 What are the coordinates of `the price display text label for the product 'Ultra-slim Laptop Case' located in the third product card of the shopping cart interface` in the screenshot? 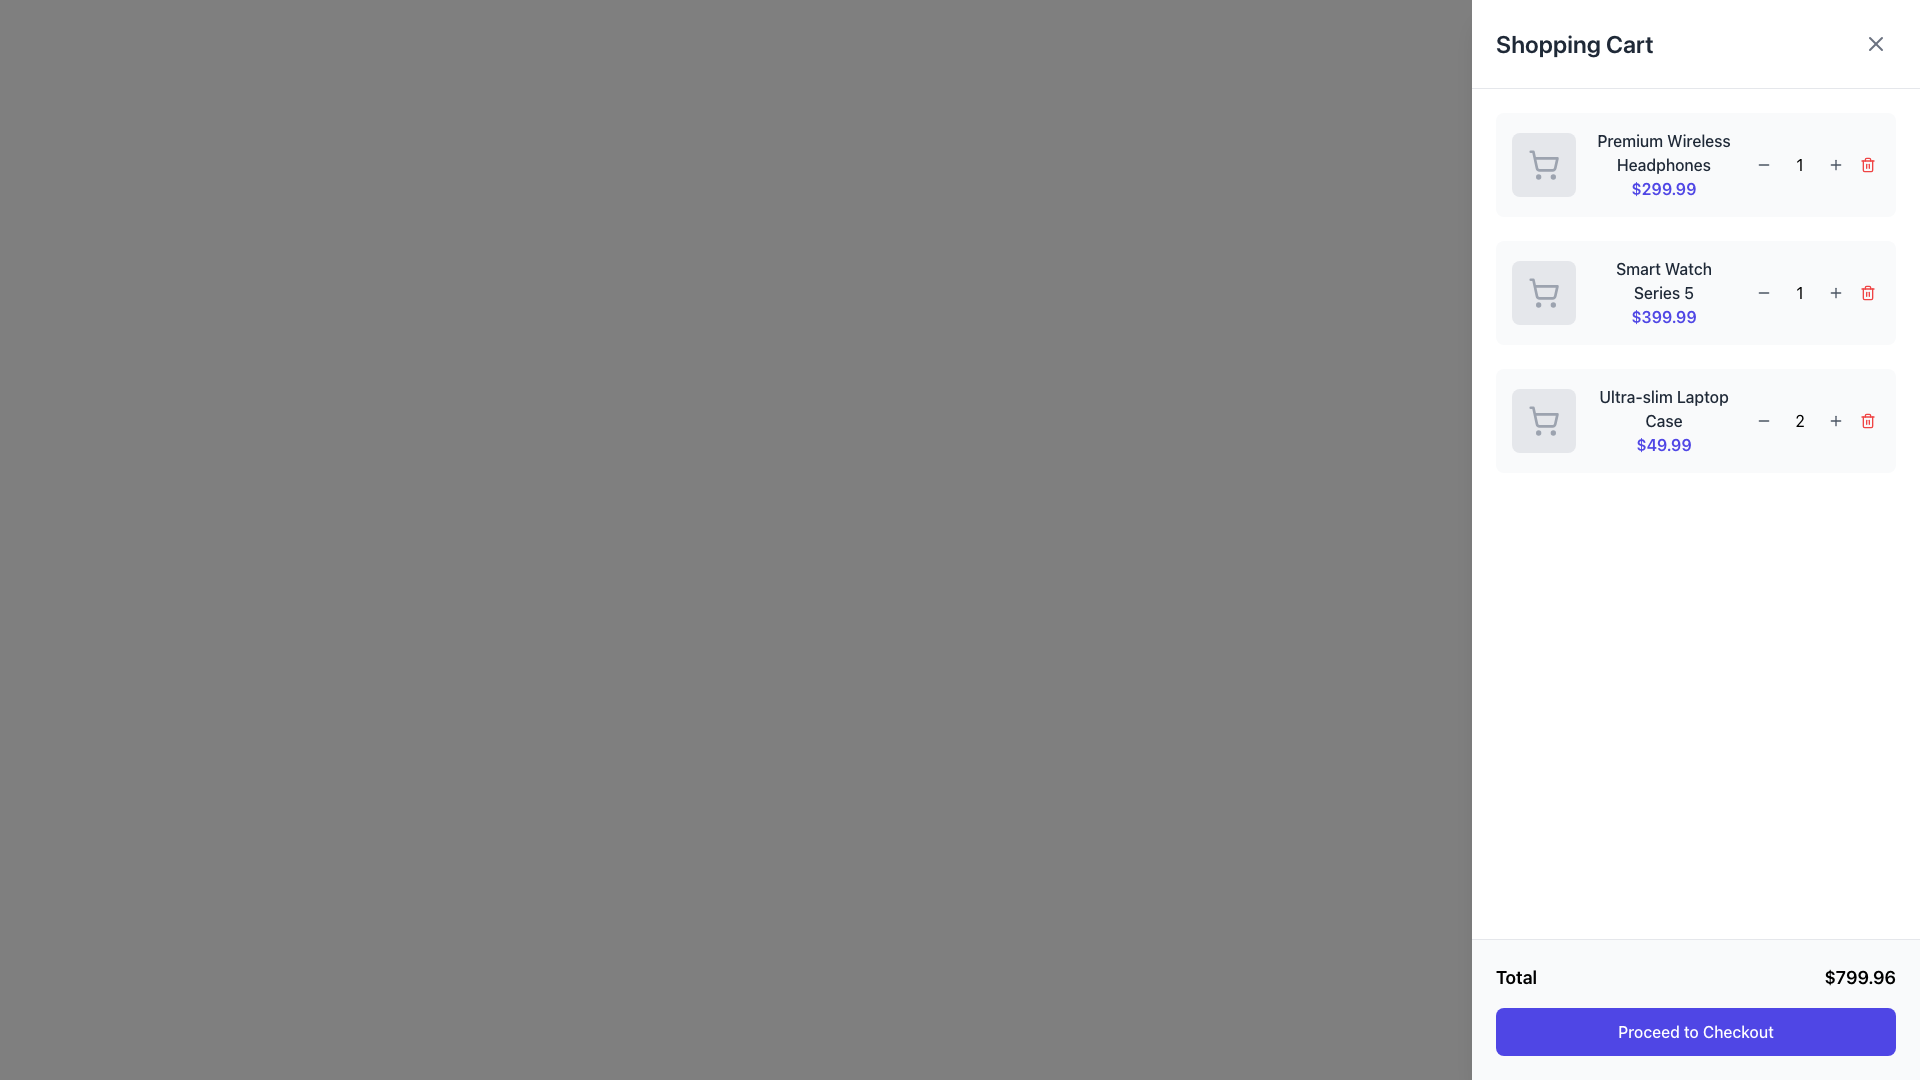 It's located at (1664, 443).